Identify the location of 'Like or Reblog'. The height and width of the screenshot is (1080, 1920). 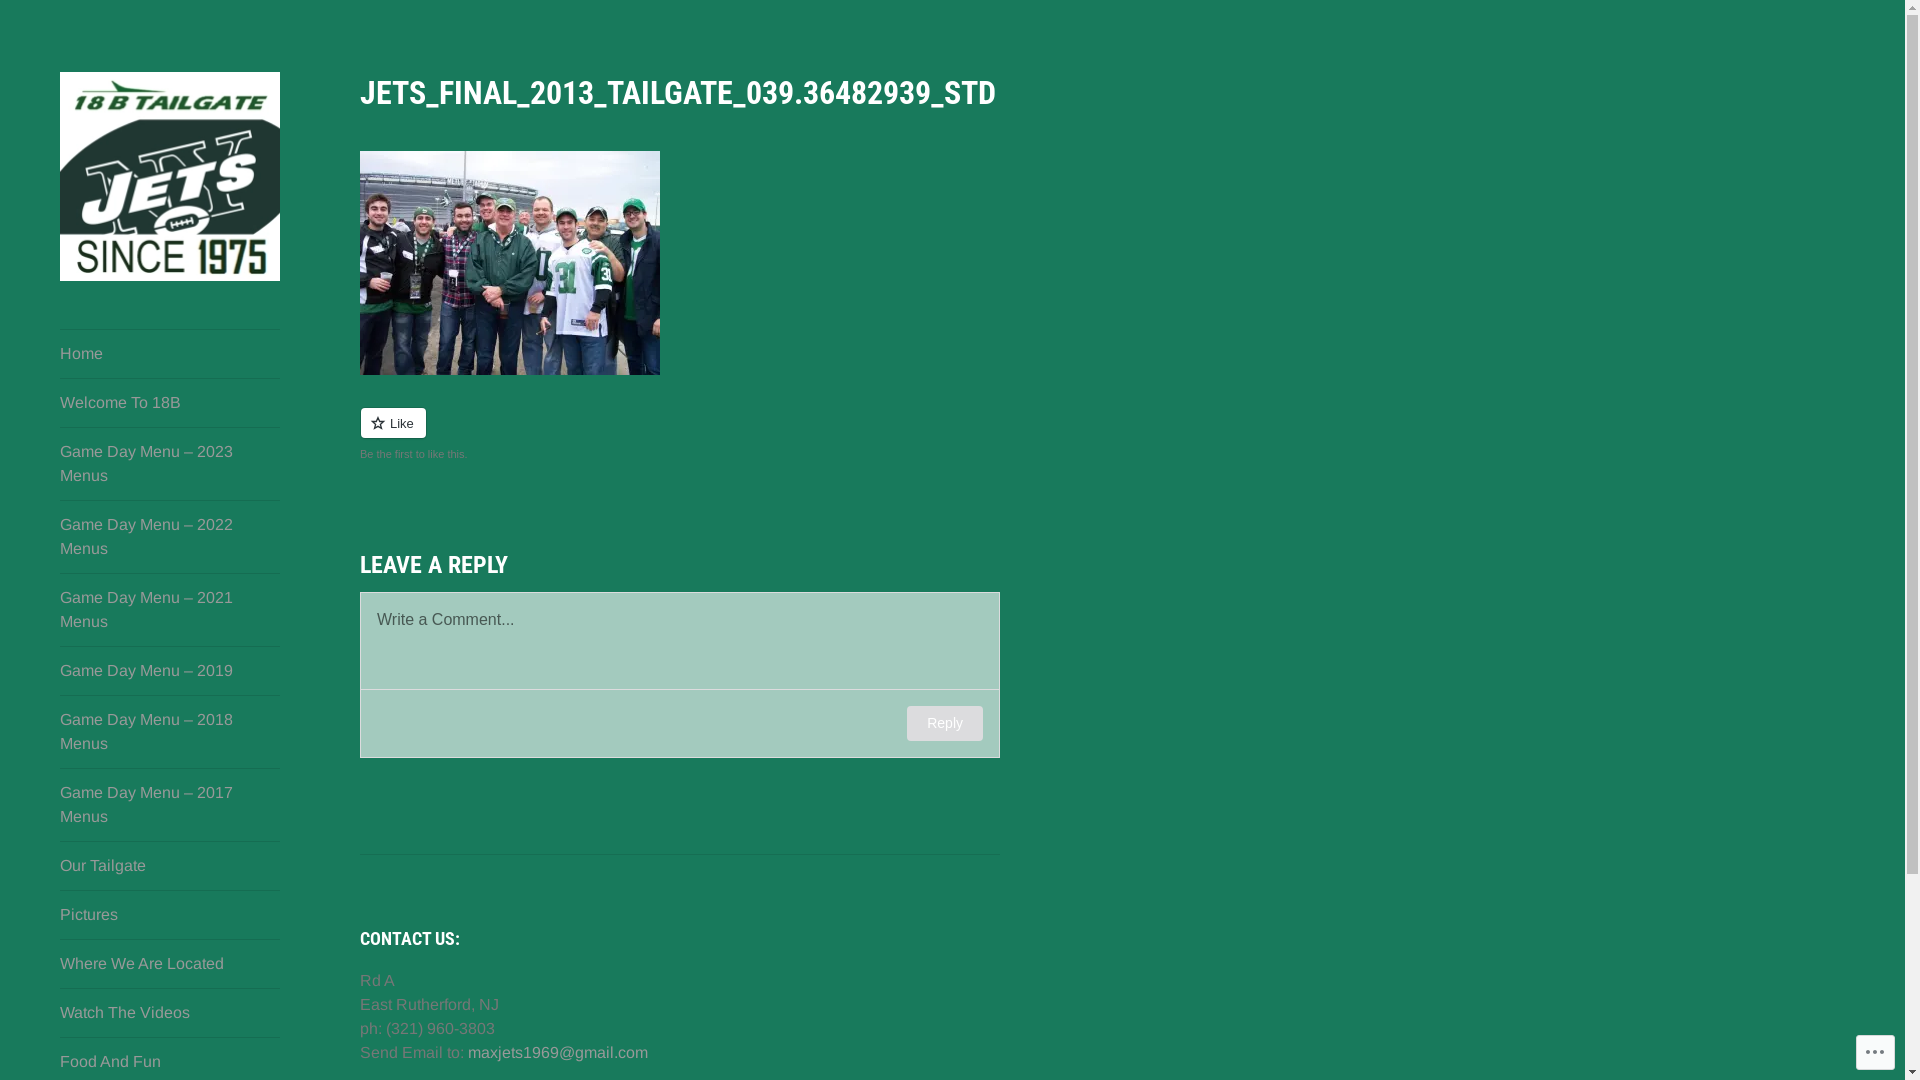
(800, 433).